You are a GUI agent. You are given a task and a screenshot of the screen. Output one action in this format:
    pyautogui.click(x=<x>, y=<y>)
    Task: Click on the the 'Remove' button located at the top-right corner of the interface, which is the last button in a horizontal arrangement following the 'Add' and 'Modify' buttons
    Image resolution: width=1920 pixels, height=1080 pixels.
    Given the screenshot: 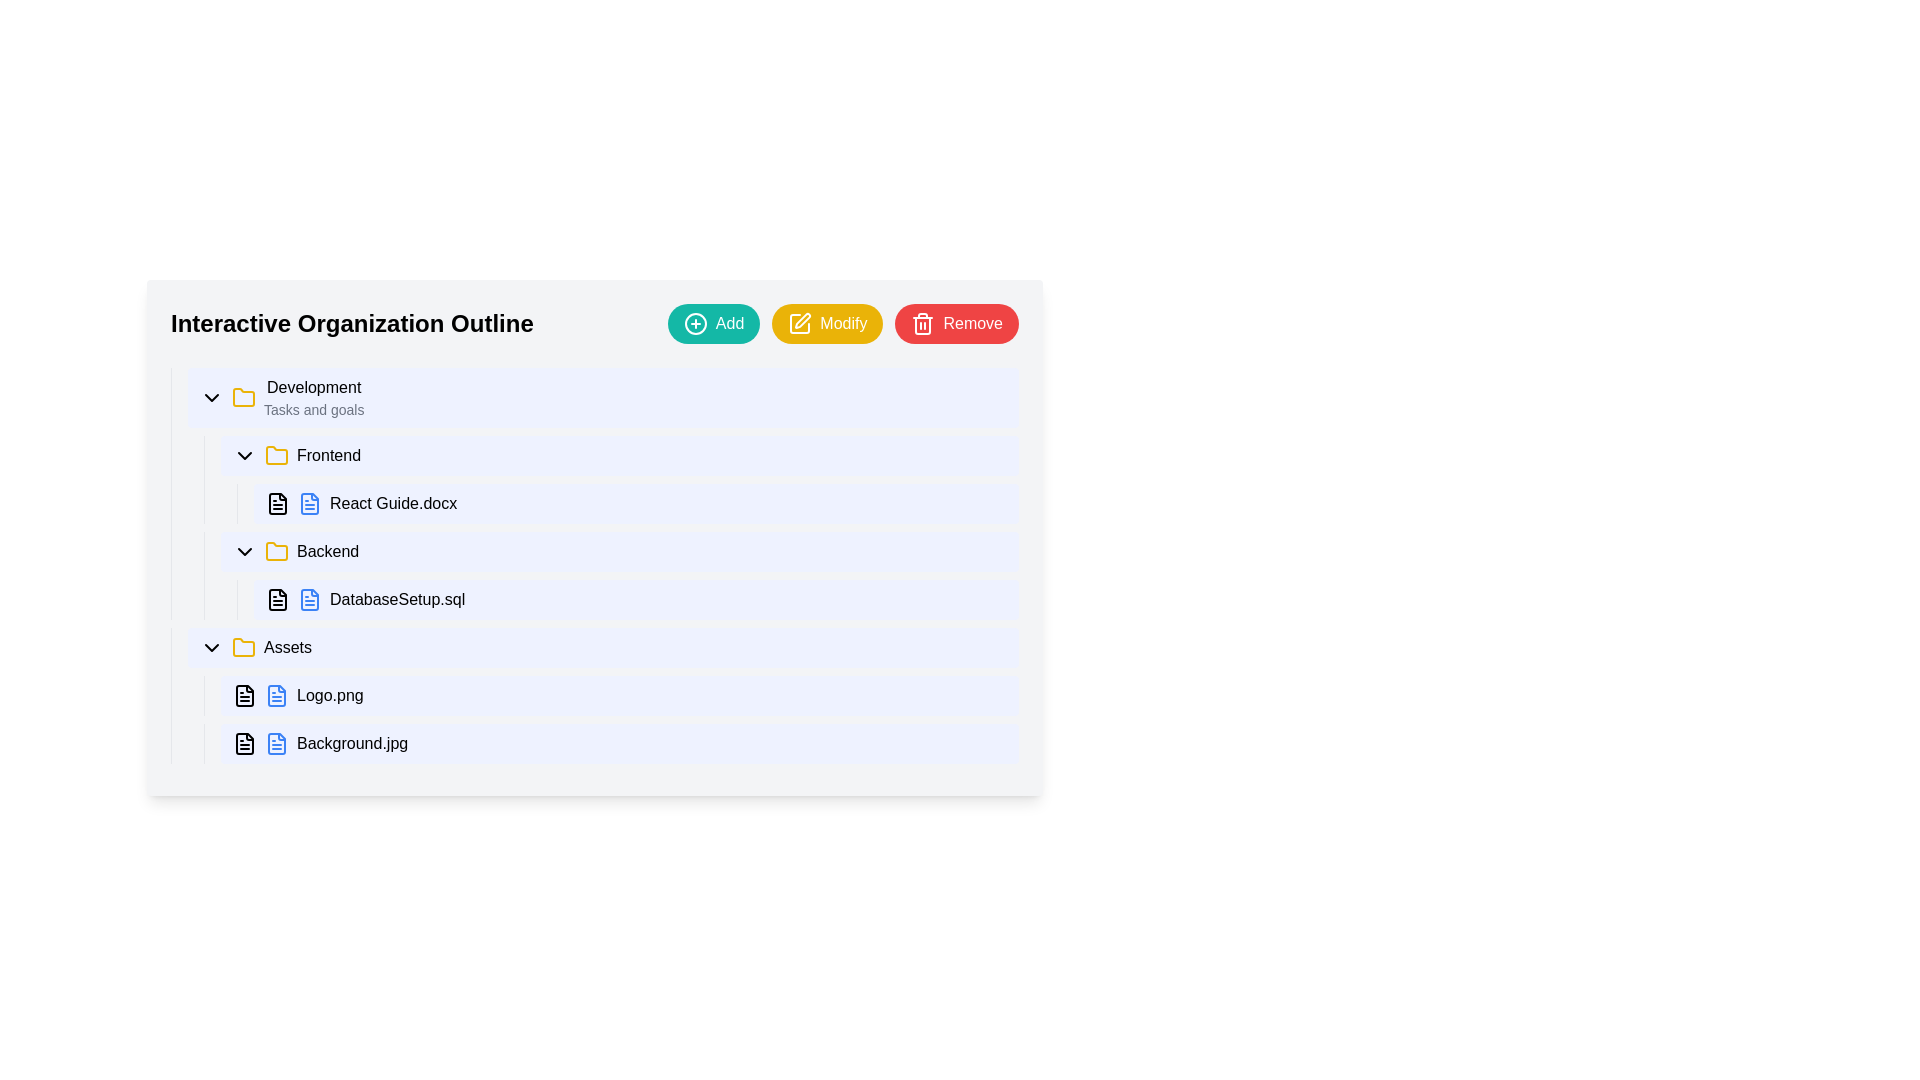 What is the action you would take?
    pyautogui.click(x=956, y=323)
    